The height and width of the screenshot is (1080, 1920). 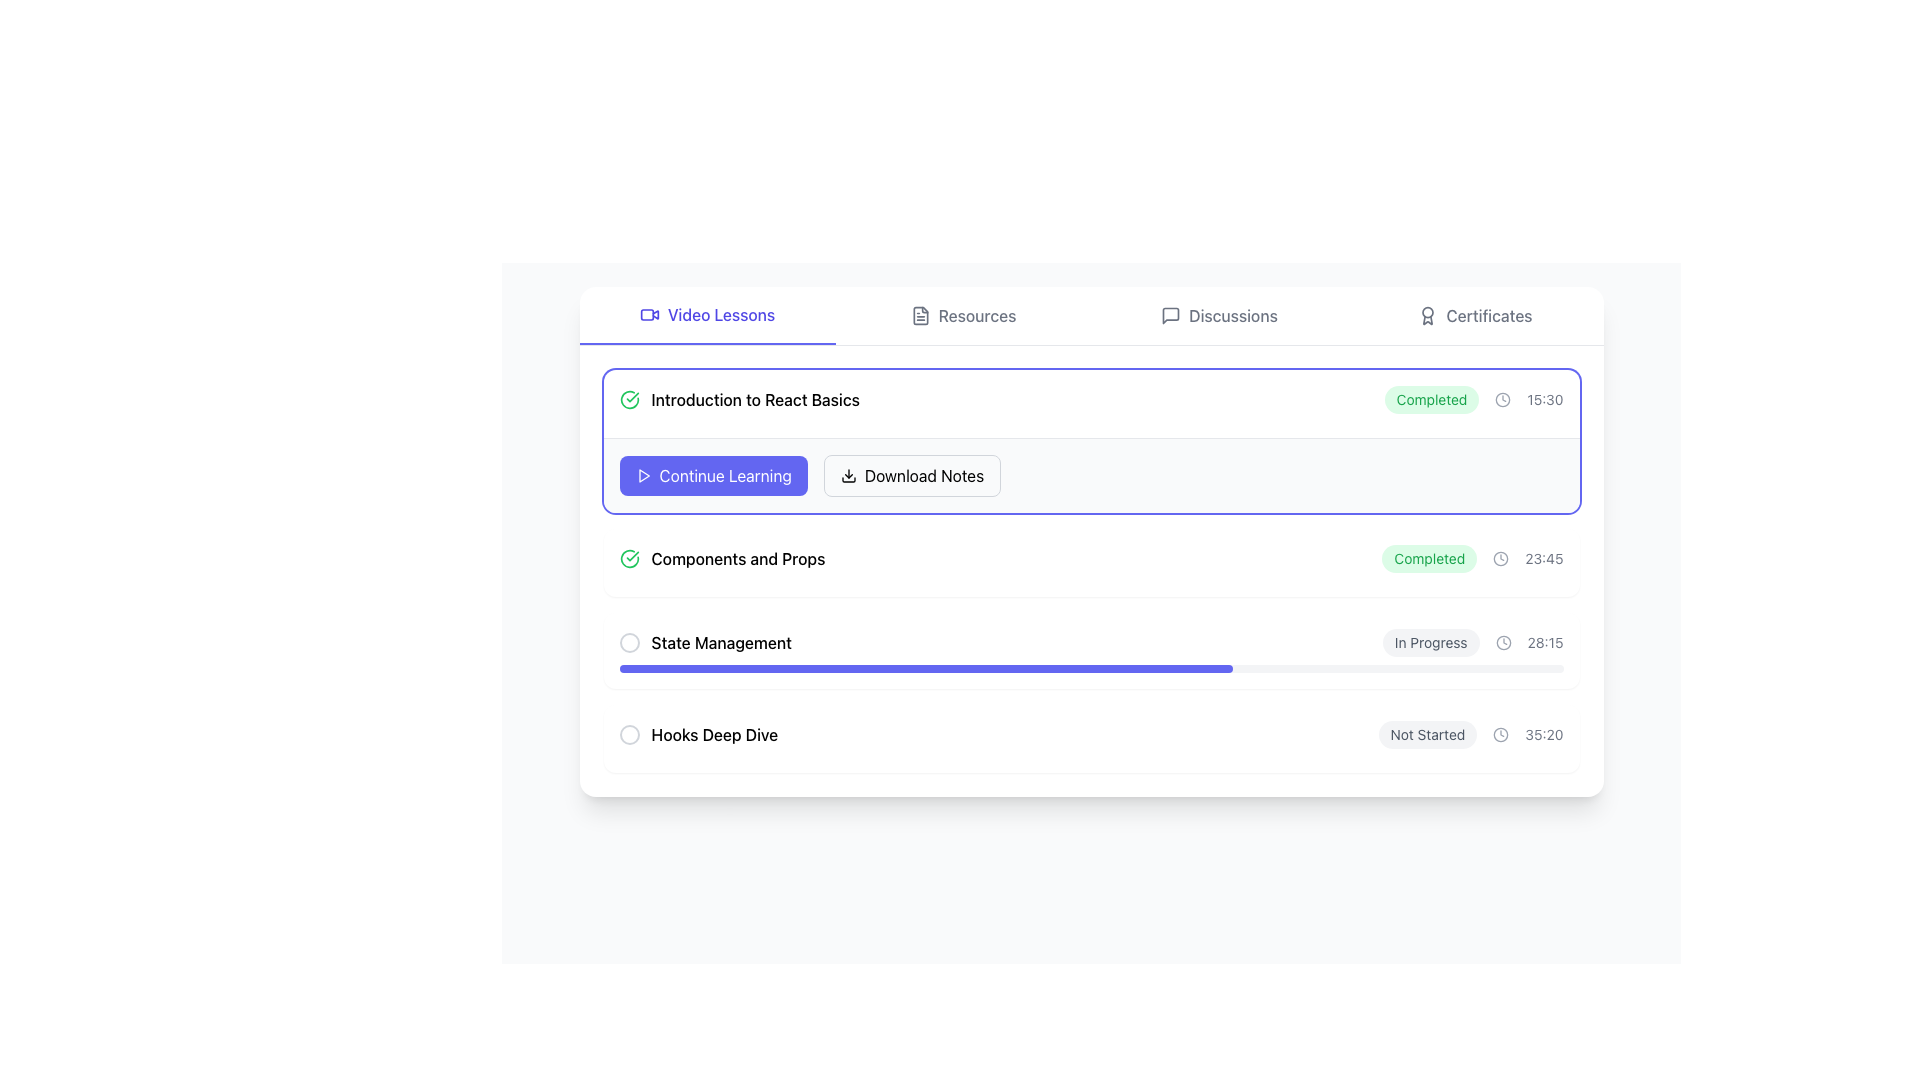 What do you see at coordinates (1497, 725) in the screenshot?
I see `the circular element at a specified angle 172 (in degrees) from the positive x-axis` at bounding box center [1497, 725].